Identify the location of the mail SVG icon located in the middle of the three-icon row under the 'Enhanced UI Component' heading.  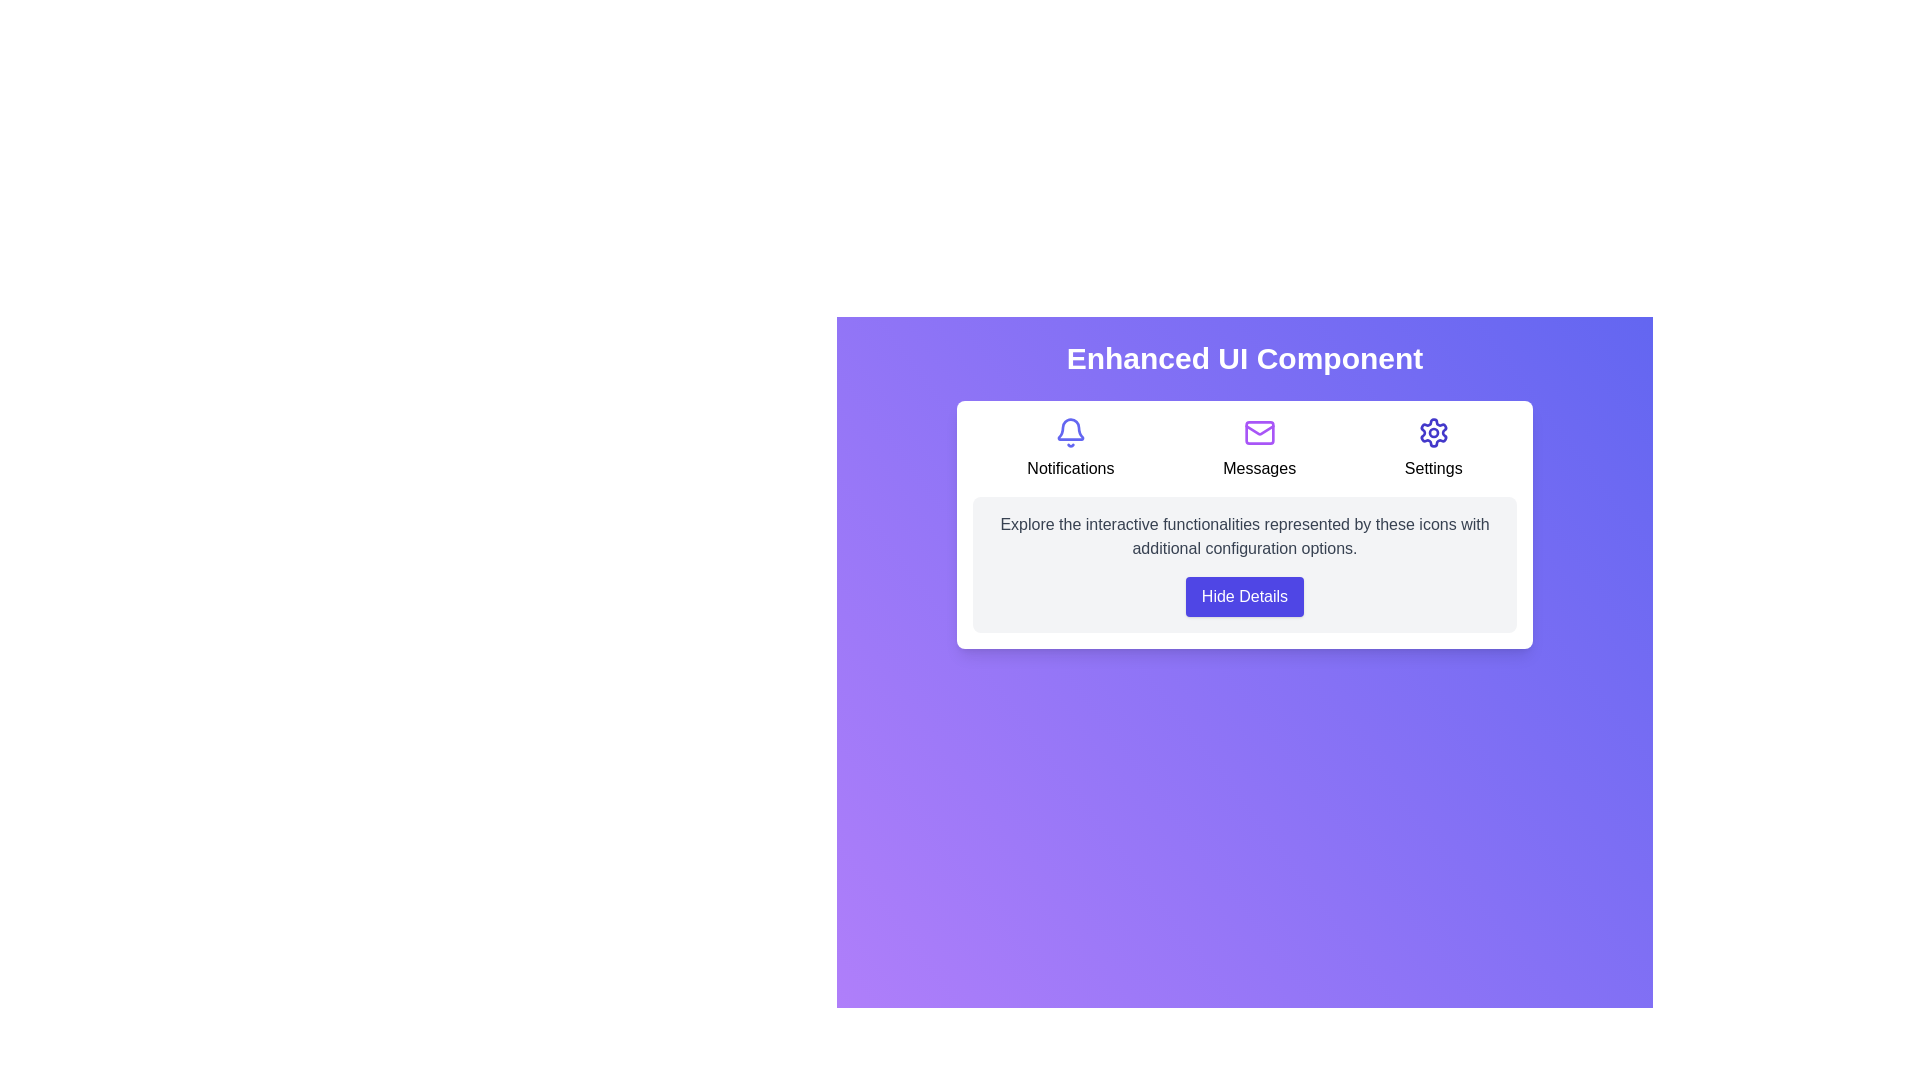
(1258, 431).